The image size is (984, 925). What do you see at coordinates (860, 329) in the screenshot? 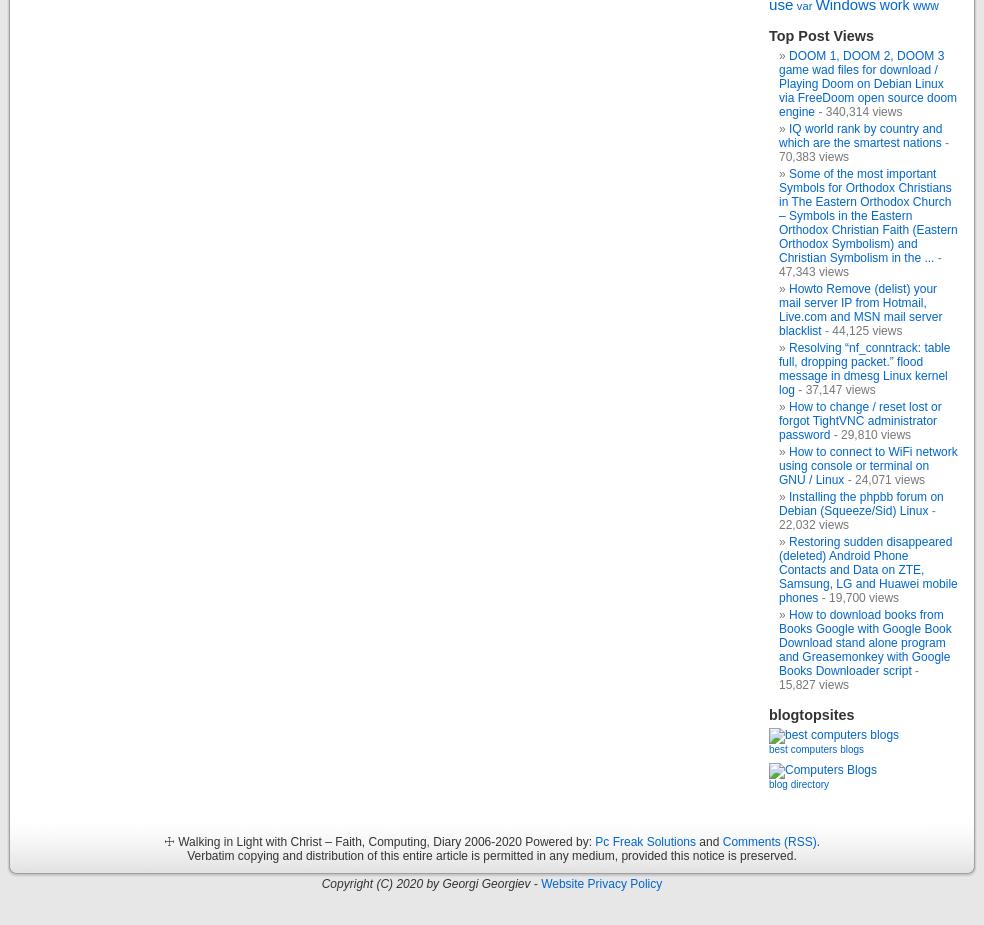
I see `'- 44,125 views'` at bounding box center [860, 329].